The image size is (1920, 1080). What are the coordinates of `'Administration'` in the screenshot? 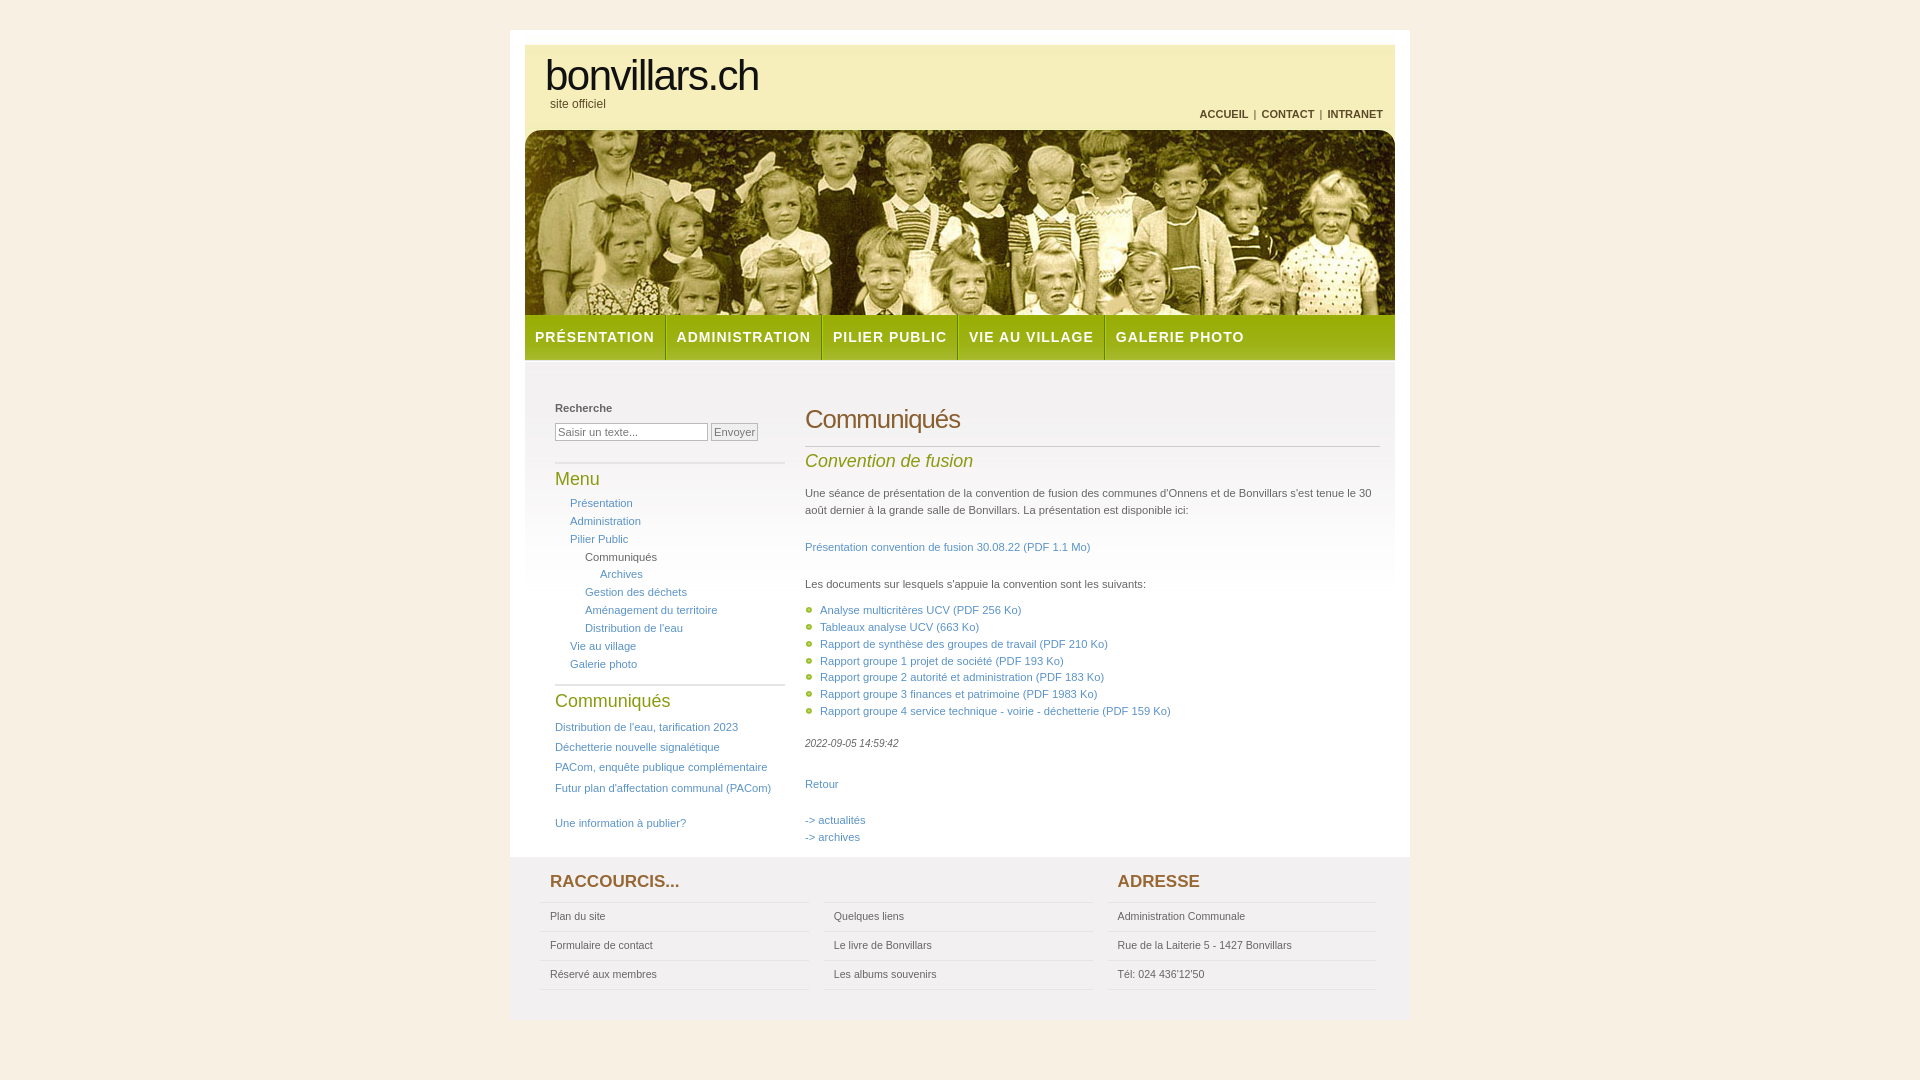 It's located at (604, 519).